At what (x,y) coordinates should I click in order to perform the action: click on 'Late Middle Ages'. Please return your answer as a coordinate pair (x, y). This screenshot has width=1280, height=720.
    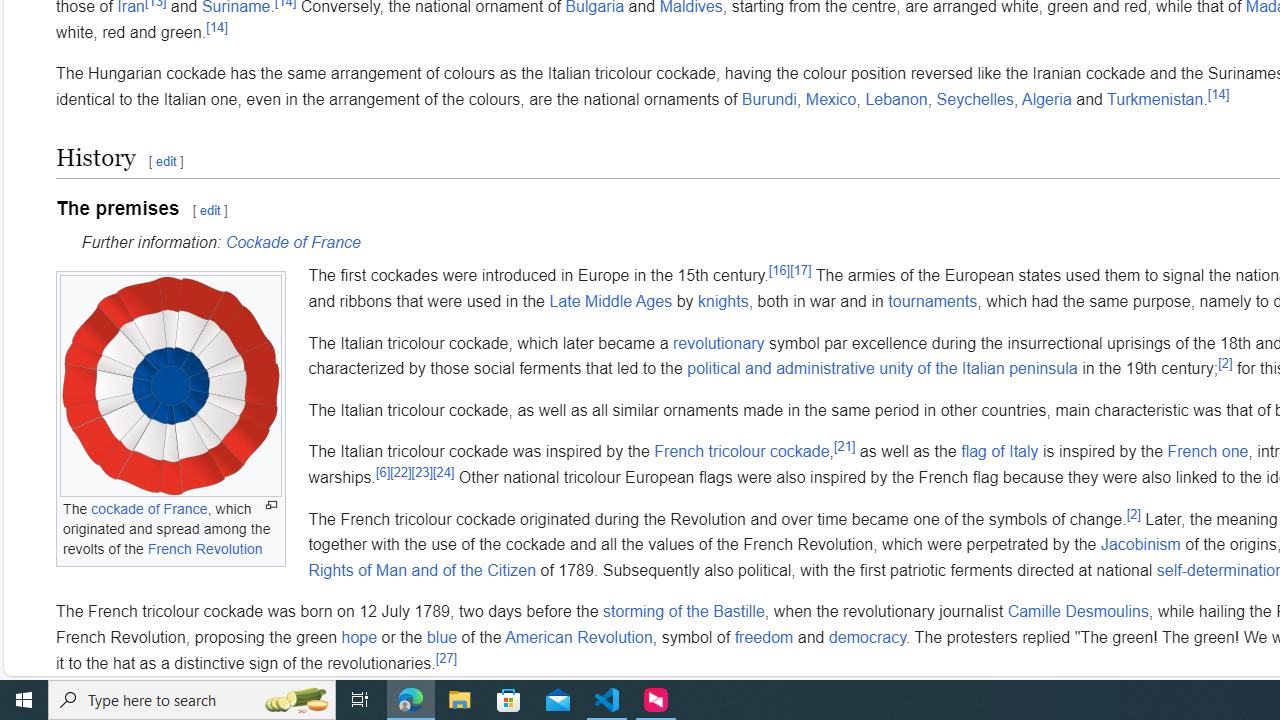
    Looking at the image, I should click on (610, 301).